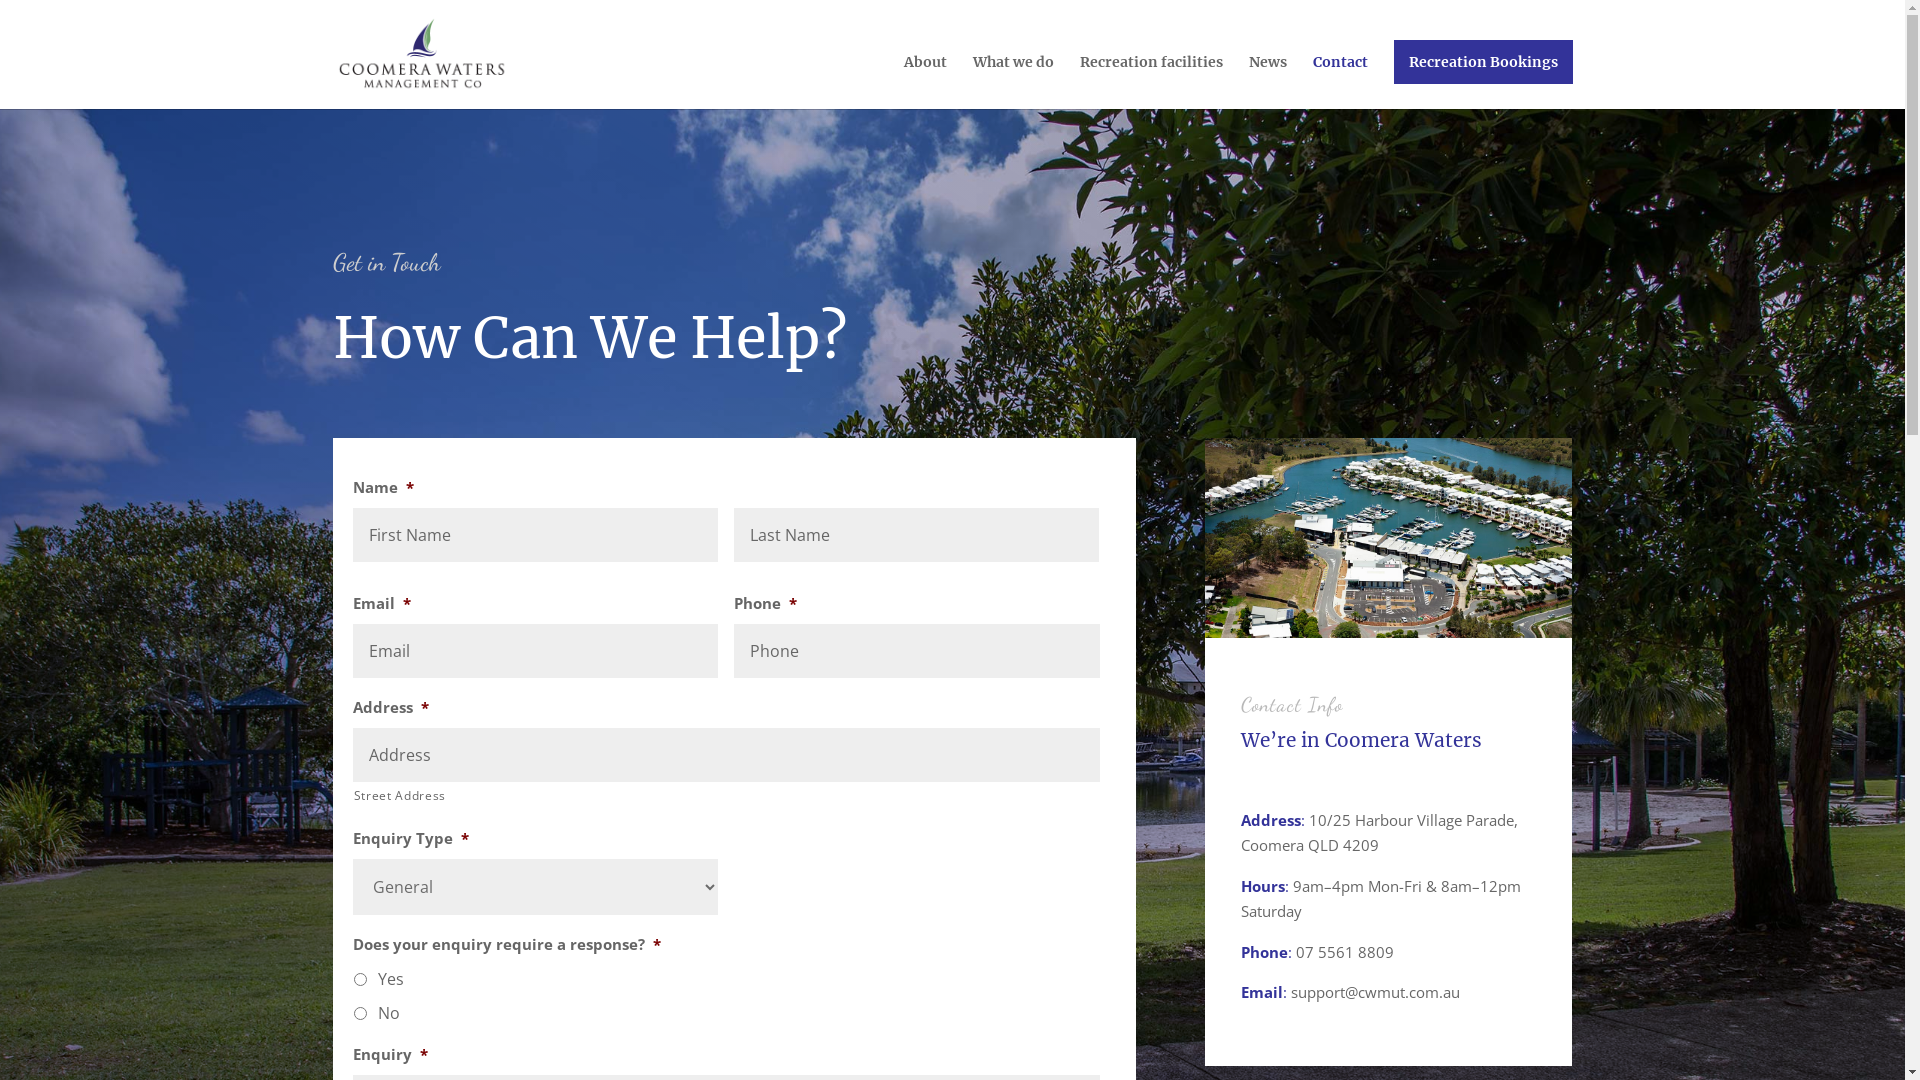 Image resolution: width=1920 pixels, height=1080 pixels. I want to click on 'Recreation Bookings', so click(1483, 60).